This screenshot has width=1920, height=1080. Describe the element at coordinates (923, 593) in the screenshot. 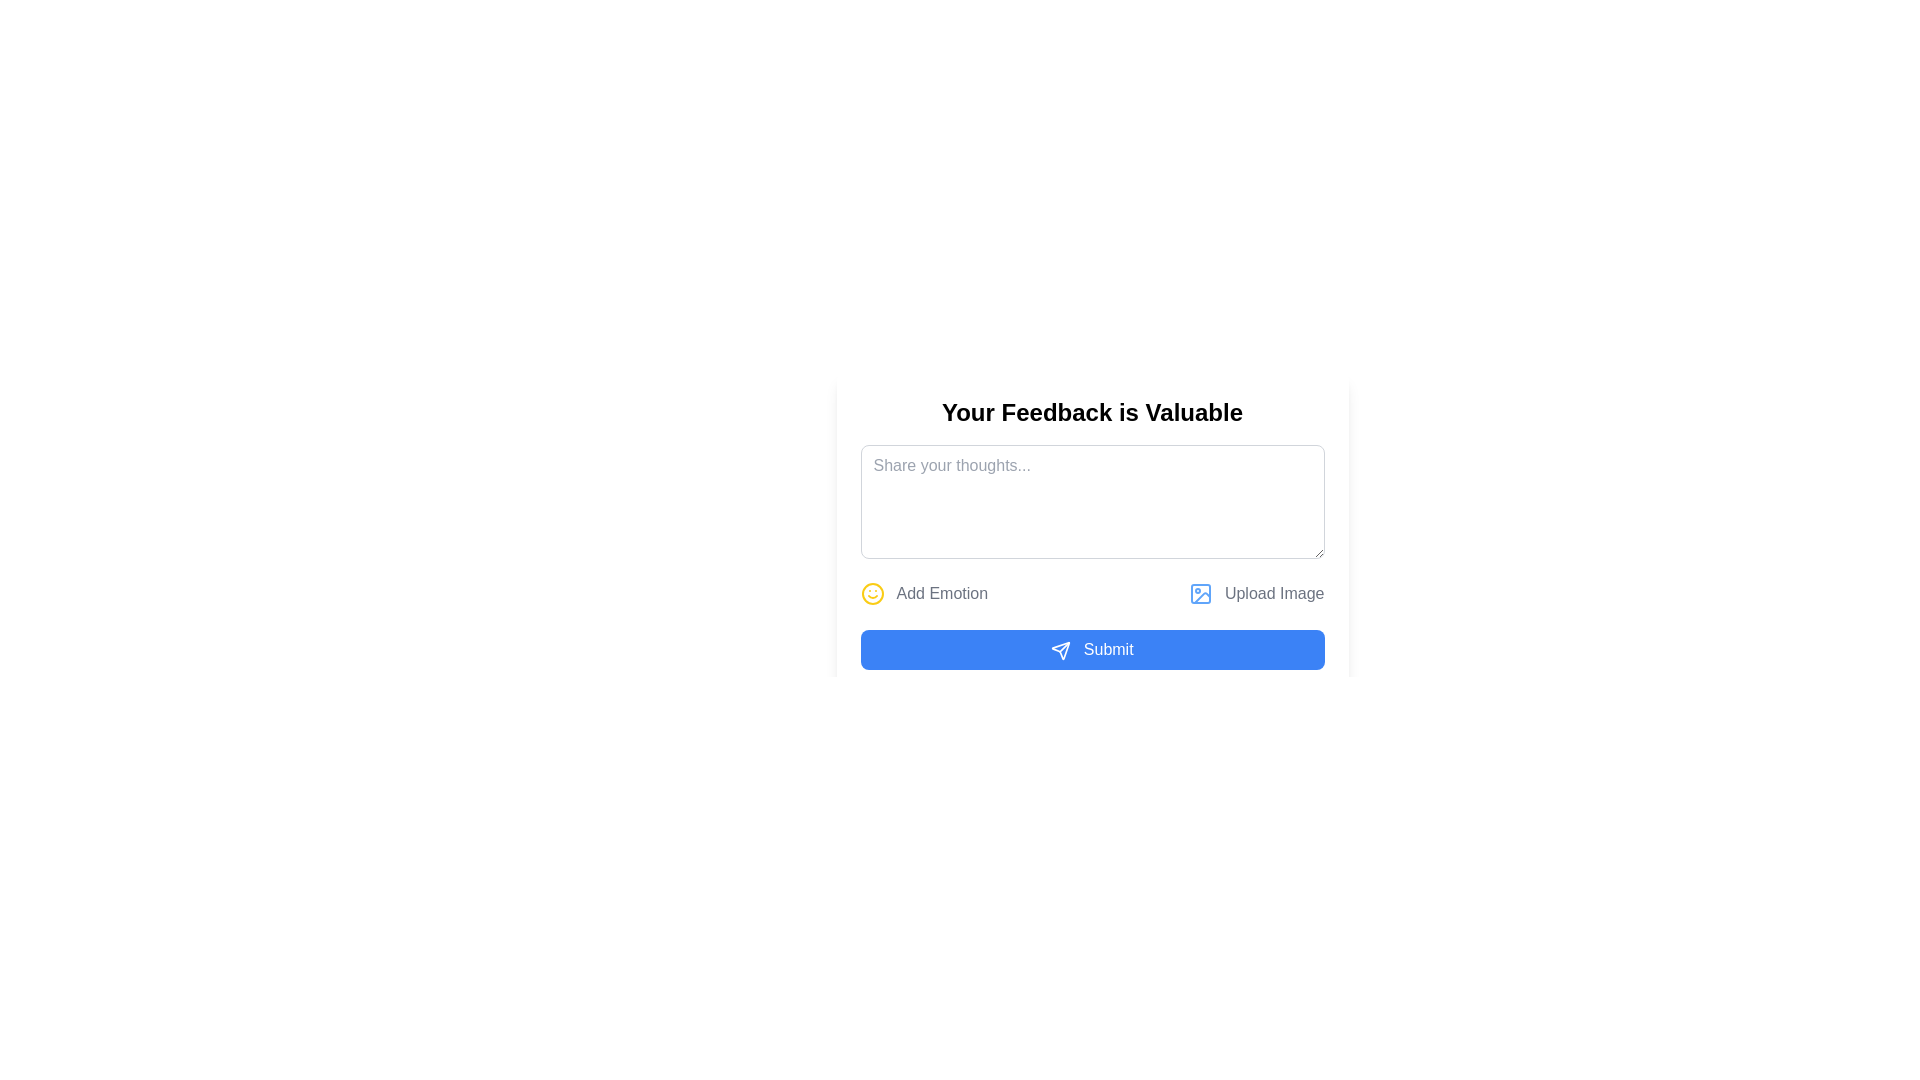

I see `the button that adds an emotional expression or emoticon` at that location.